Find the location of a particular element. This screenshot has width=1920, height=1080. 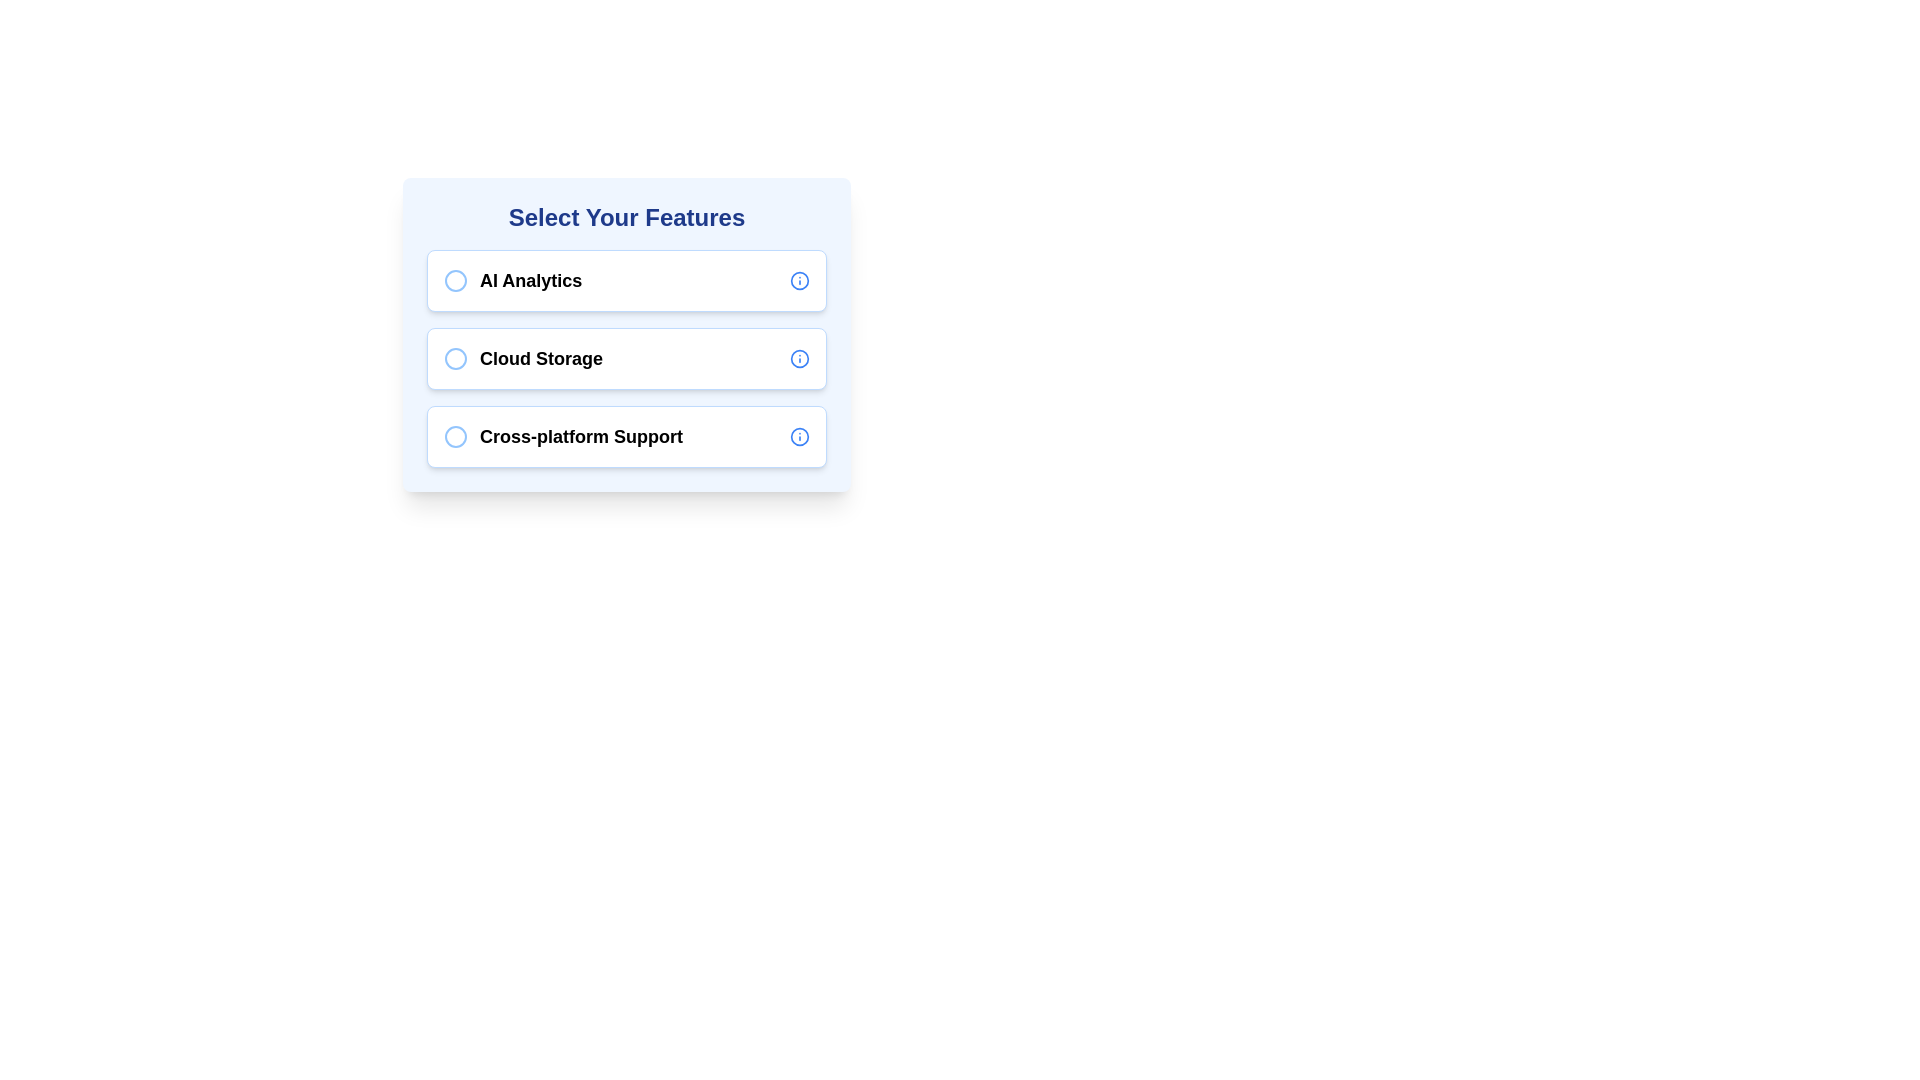

circular light blue icon with a stroke outline located to the left of the text label 'Cross-platform Support' is located at coordinates (455, 435).